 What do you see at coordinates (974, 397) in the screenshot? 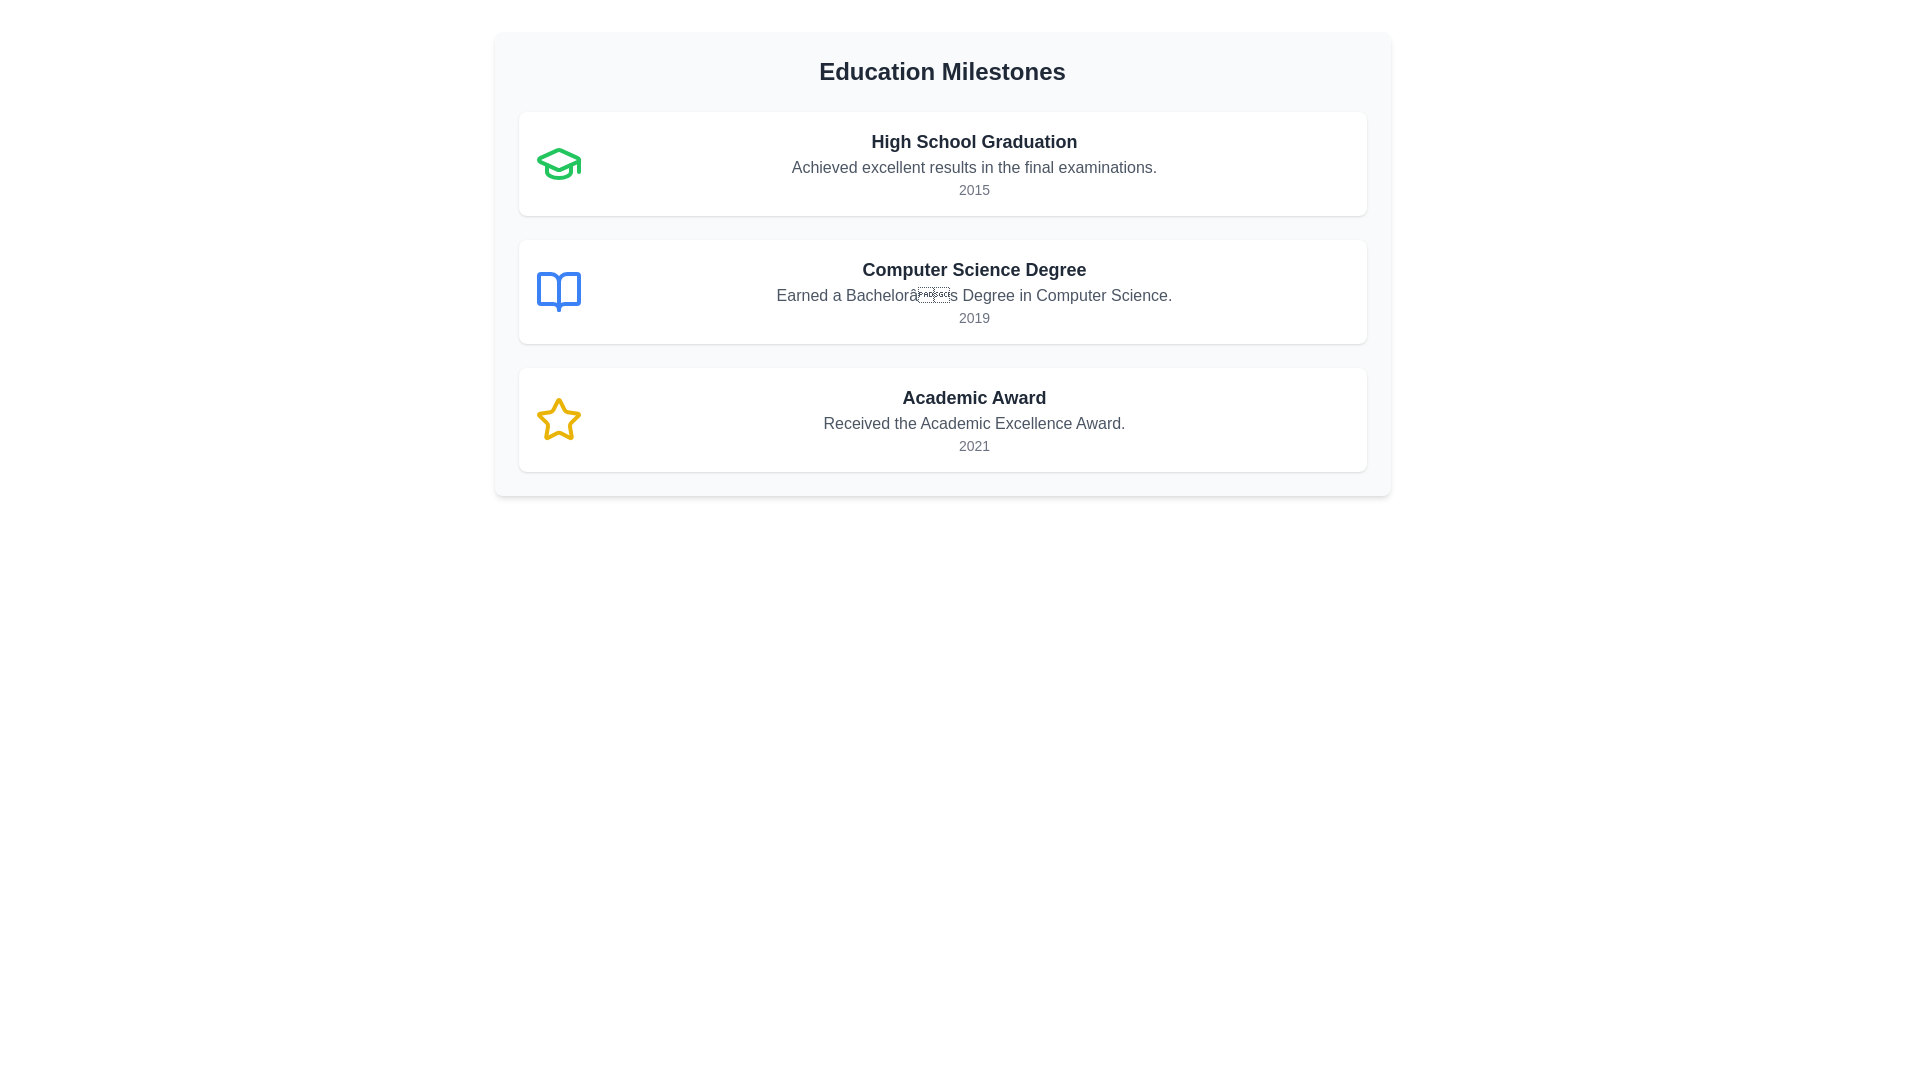
I see `the text heading styled in a bold font reading 'Academic Award', which is located in the top section of the 'Education Milestones' list` at bounding box center [974, 397].